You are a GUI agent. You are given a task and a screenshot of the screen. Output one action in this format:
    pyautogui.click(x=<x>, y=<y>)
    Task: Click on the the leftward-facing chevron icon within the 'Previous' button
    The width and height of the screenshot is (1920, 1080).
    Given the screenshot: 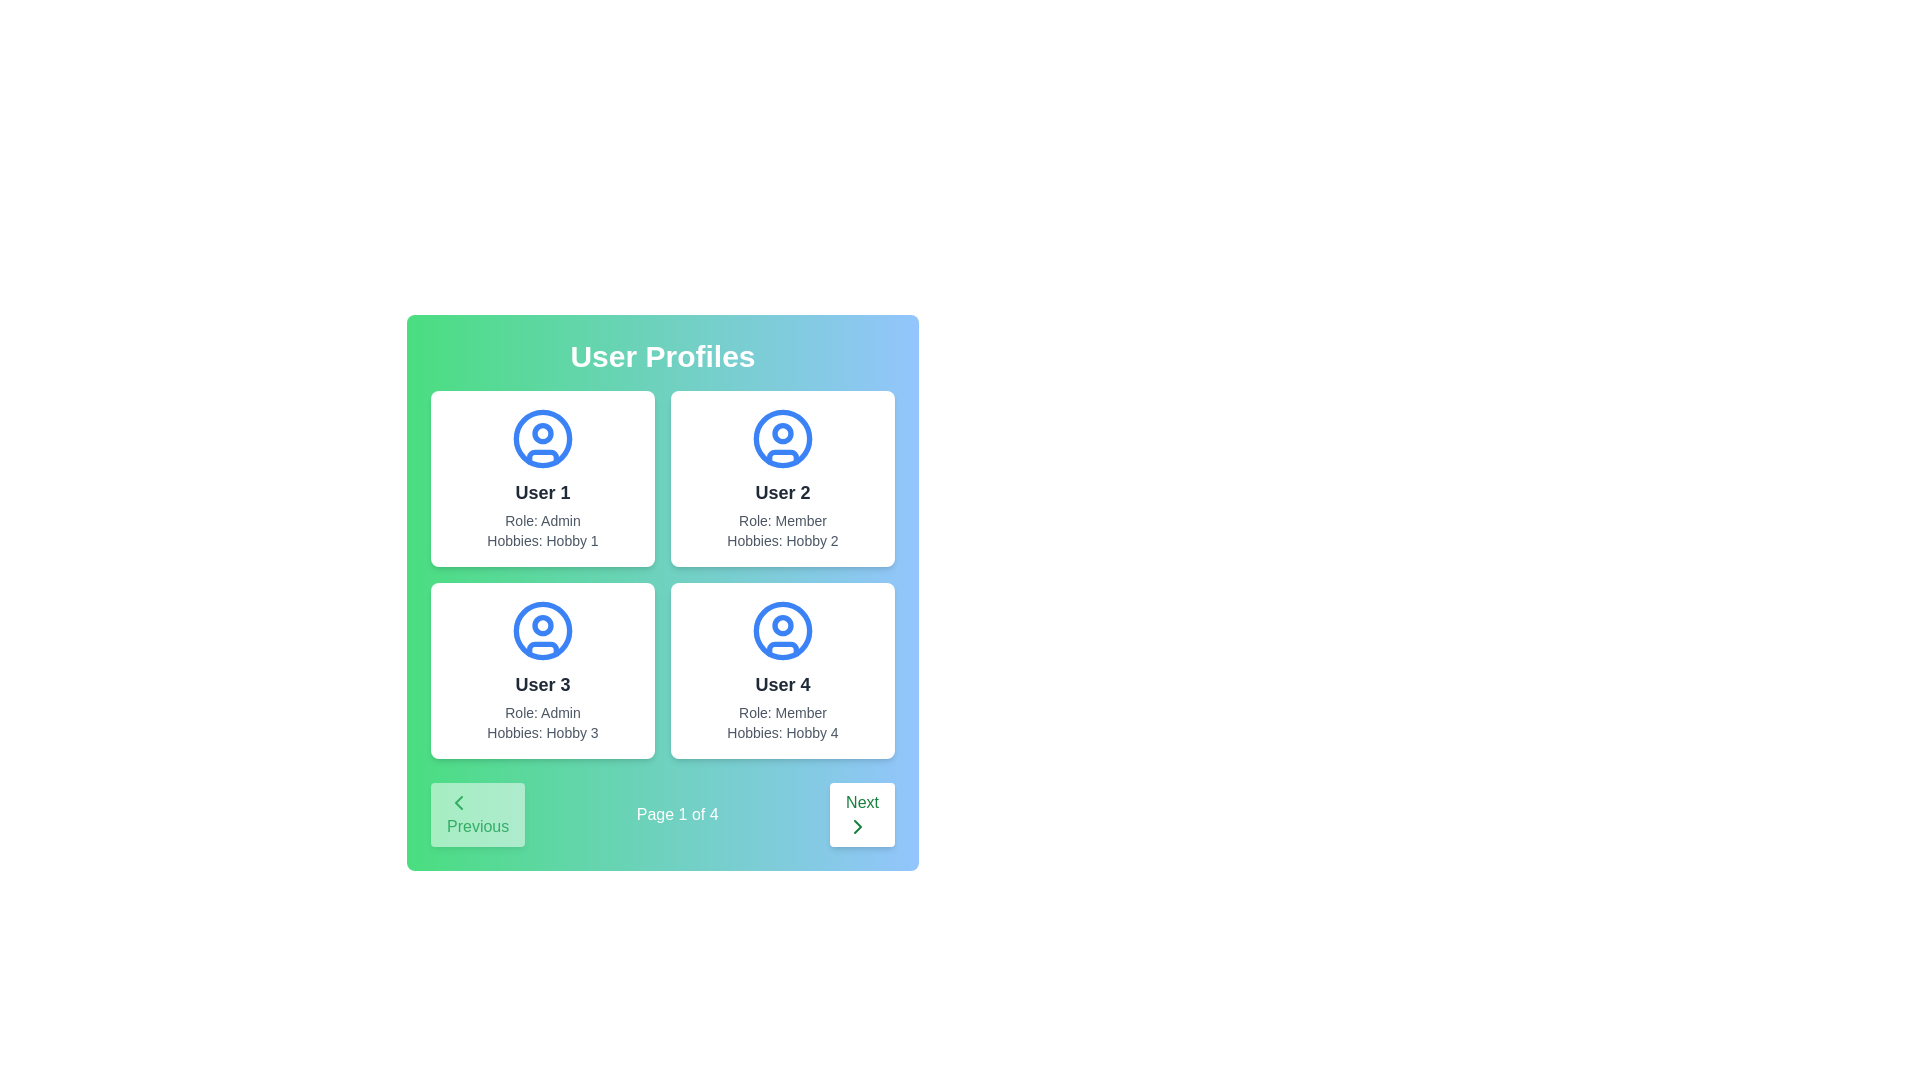 What is the action you would take?
    pyautogui.click(x=458, y=801)
    